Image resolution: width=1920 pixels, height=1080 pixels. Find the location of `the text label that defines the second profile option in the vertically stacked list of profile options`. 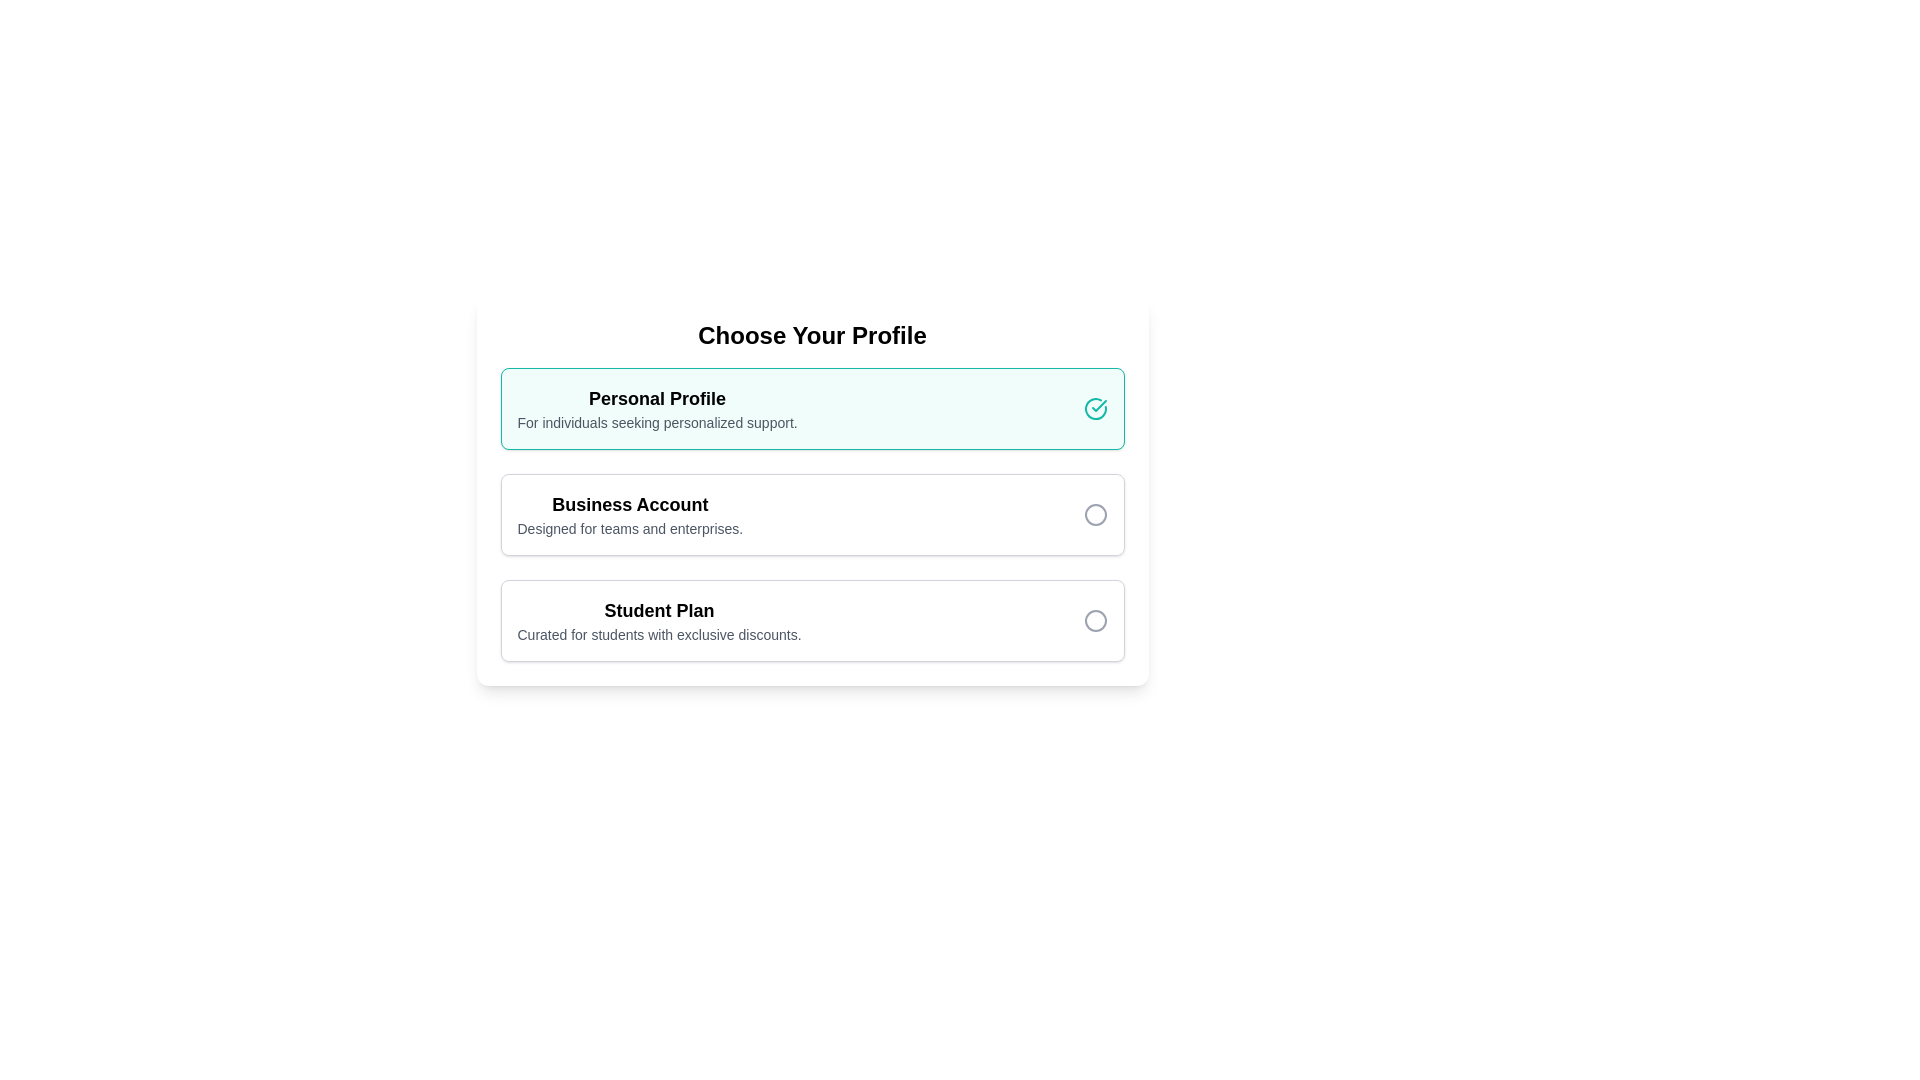

the text label that defines the second profile option in the vertically stacked list of profile options is located at coordinates (629, 504).